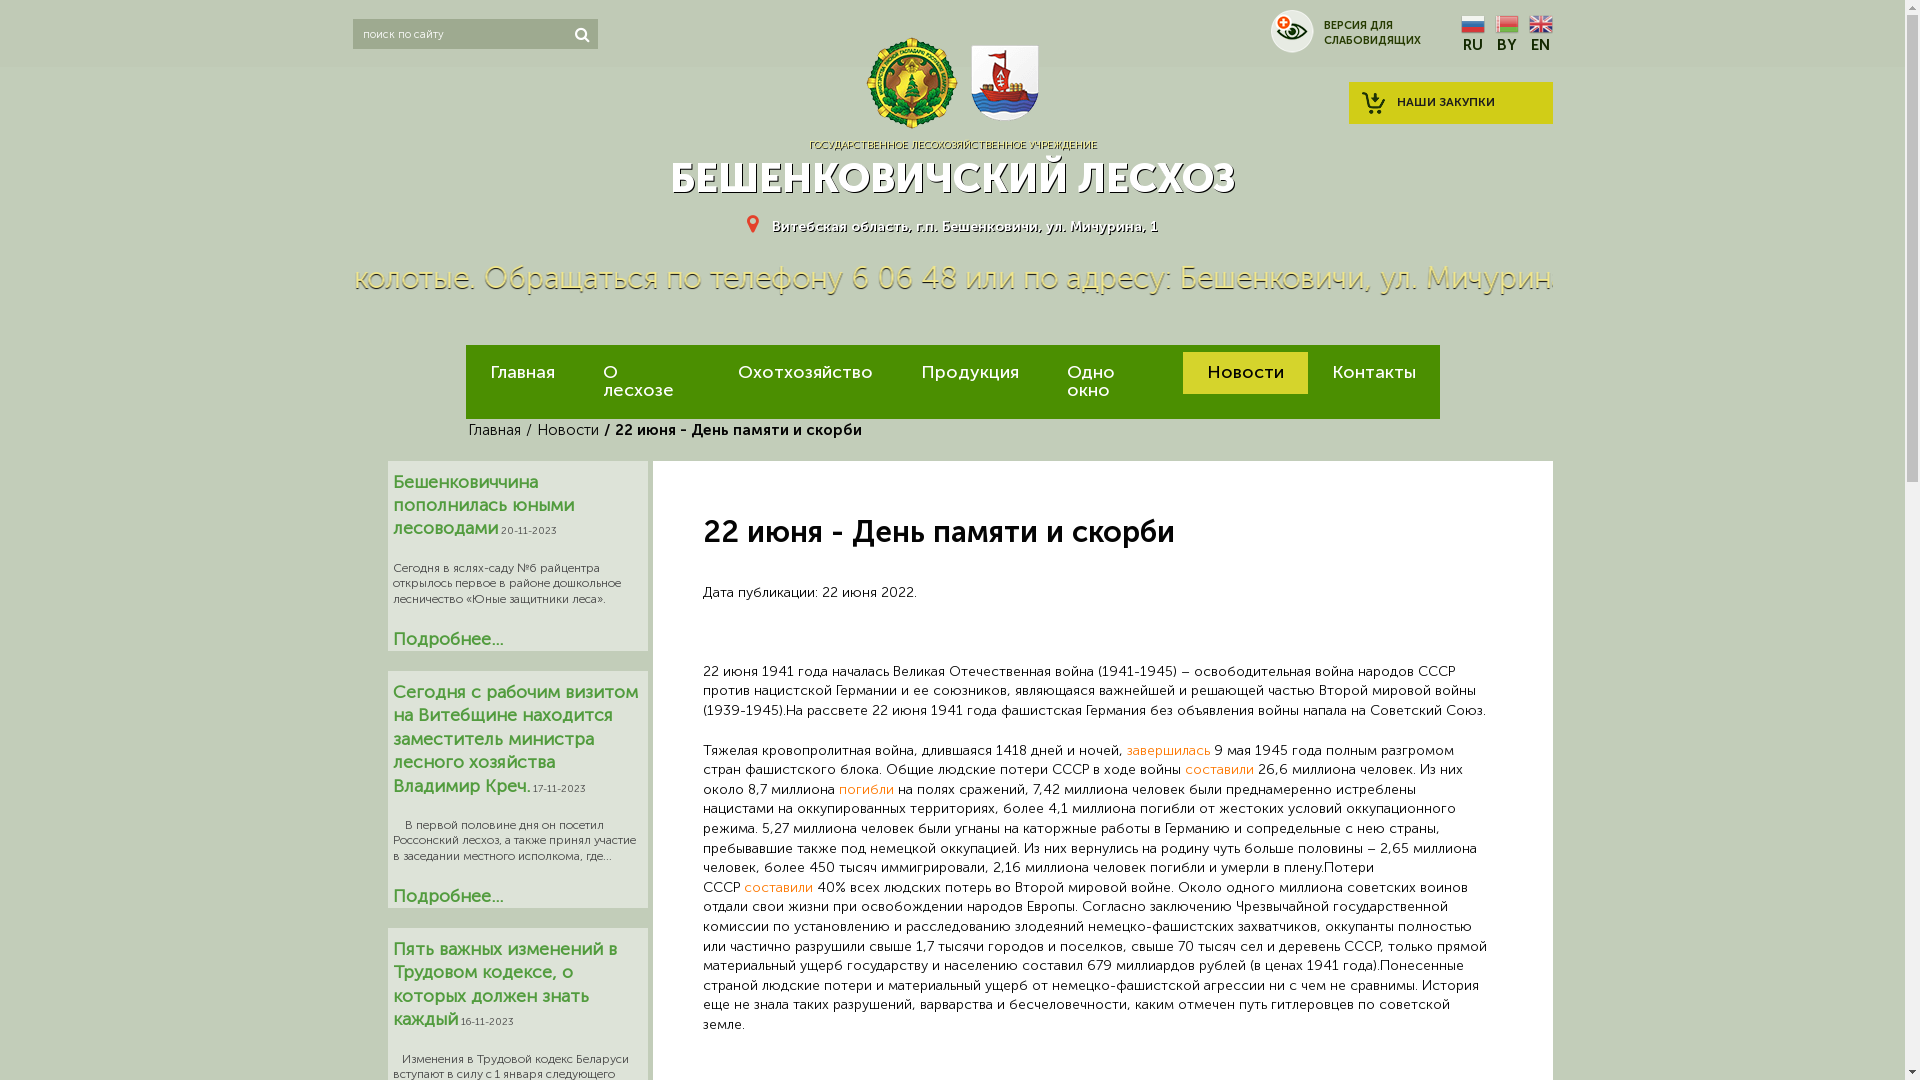 The width and height of the screenshot is (1920, 1080). What do you see at coordinates (1493, 34) in the screenshot?
I see `'BY'` at bounding box center [1493, 34].